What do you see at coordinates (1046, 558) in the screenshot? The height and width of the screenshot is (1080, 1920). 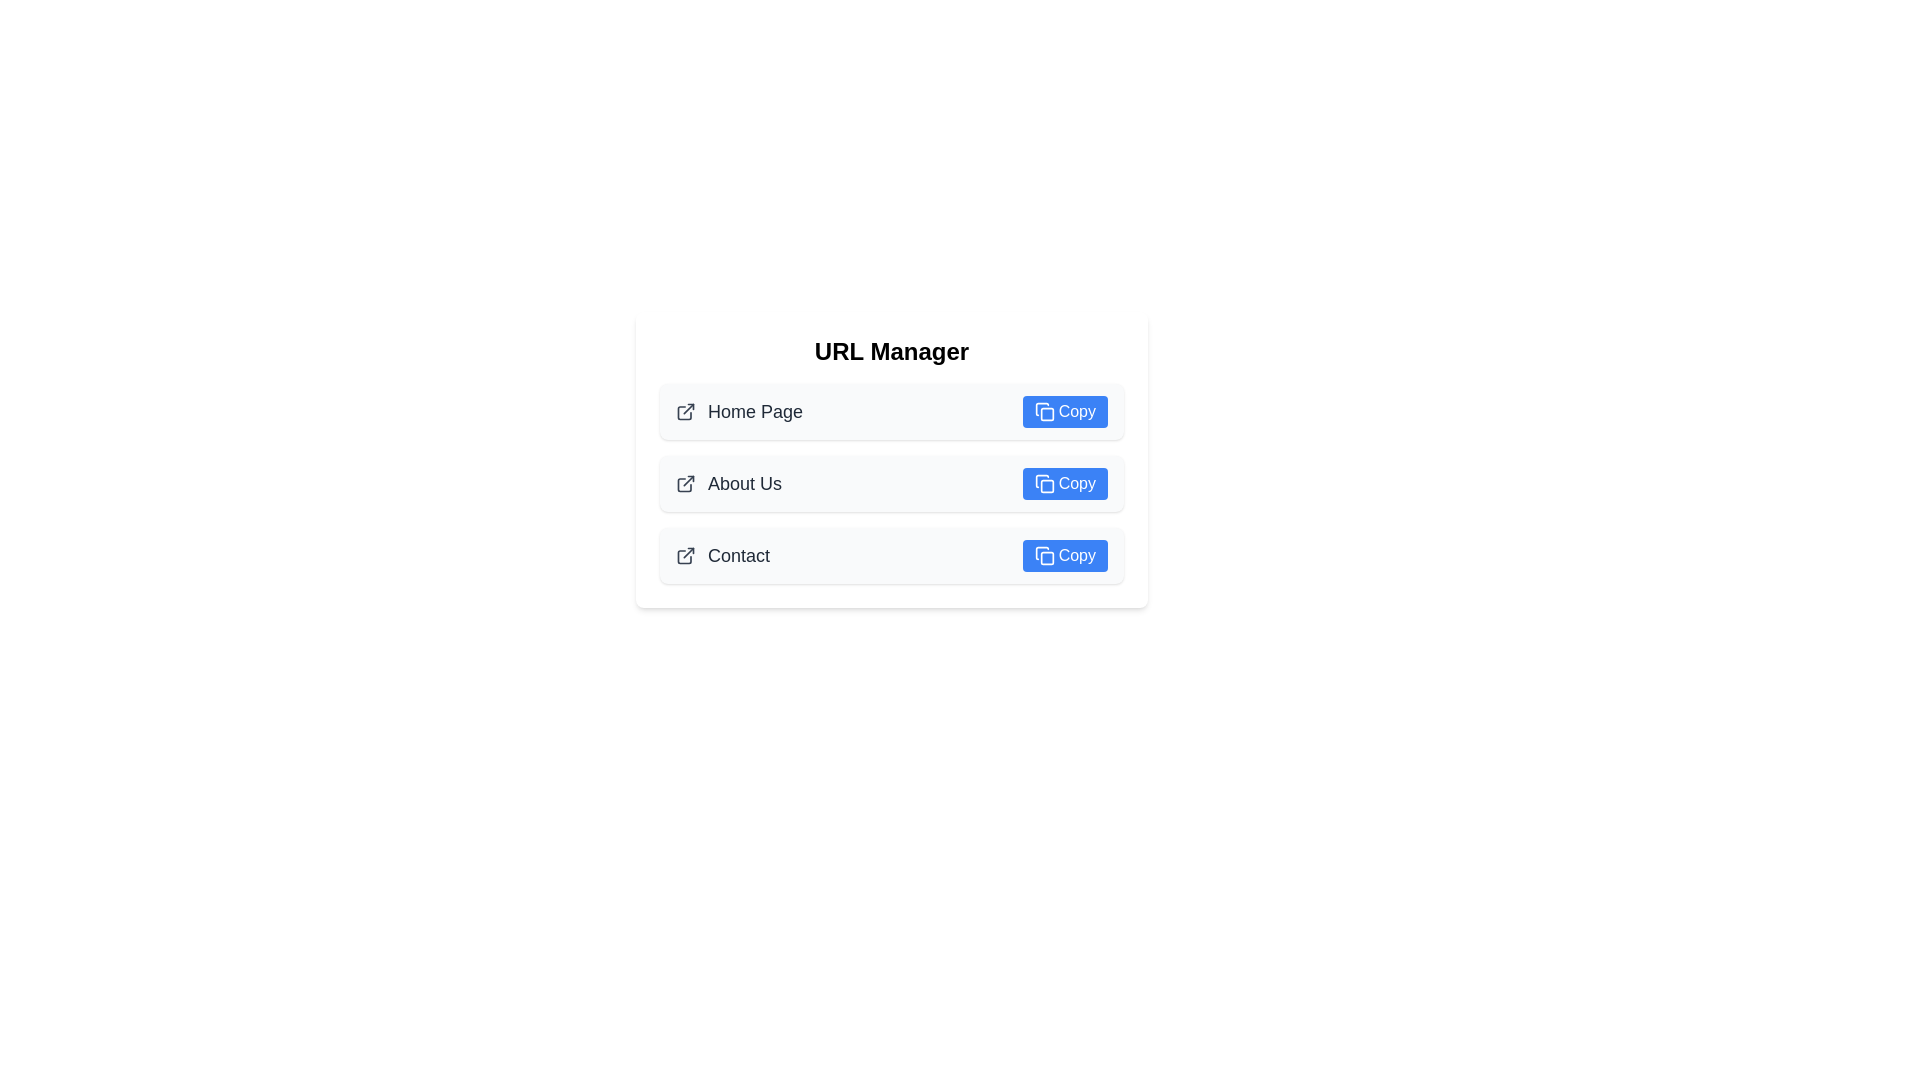 I see `the inner square element of the 'Copy' button associated with 'Contact' to interact with the button` at bounding box center [1046, 558].